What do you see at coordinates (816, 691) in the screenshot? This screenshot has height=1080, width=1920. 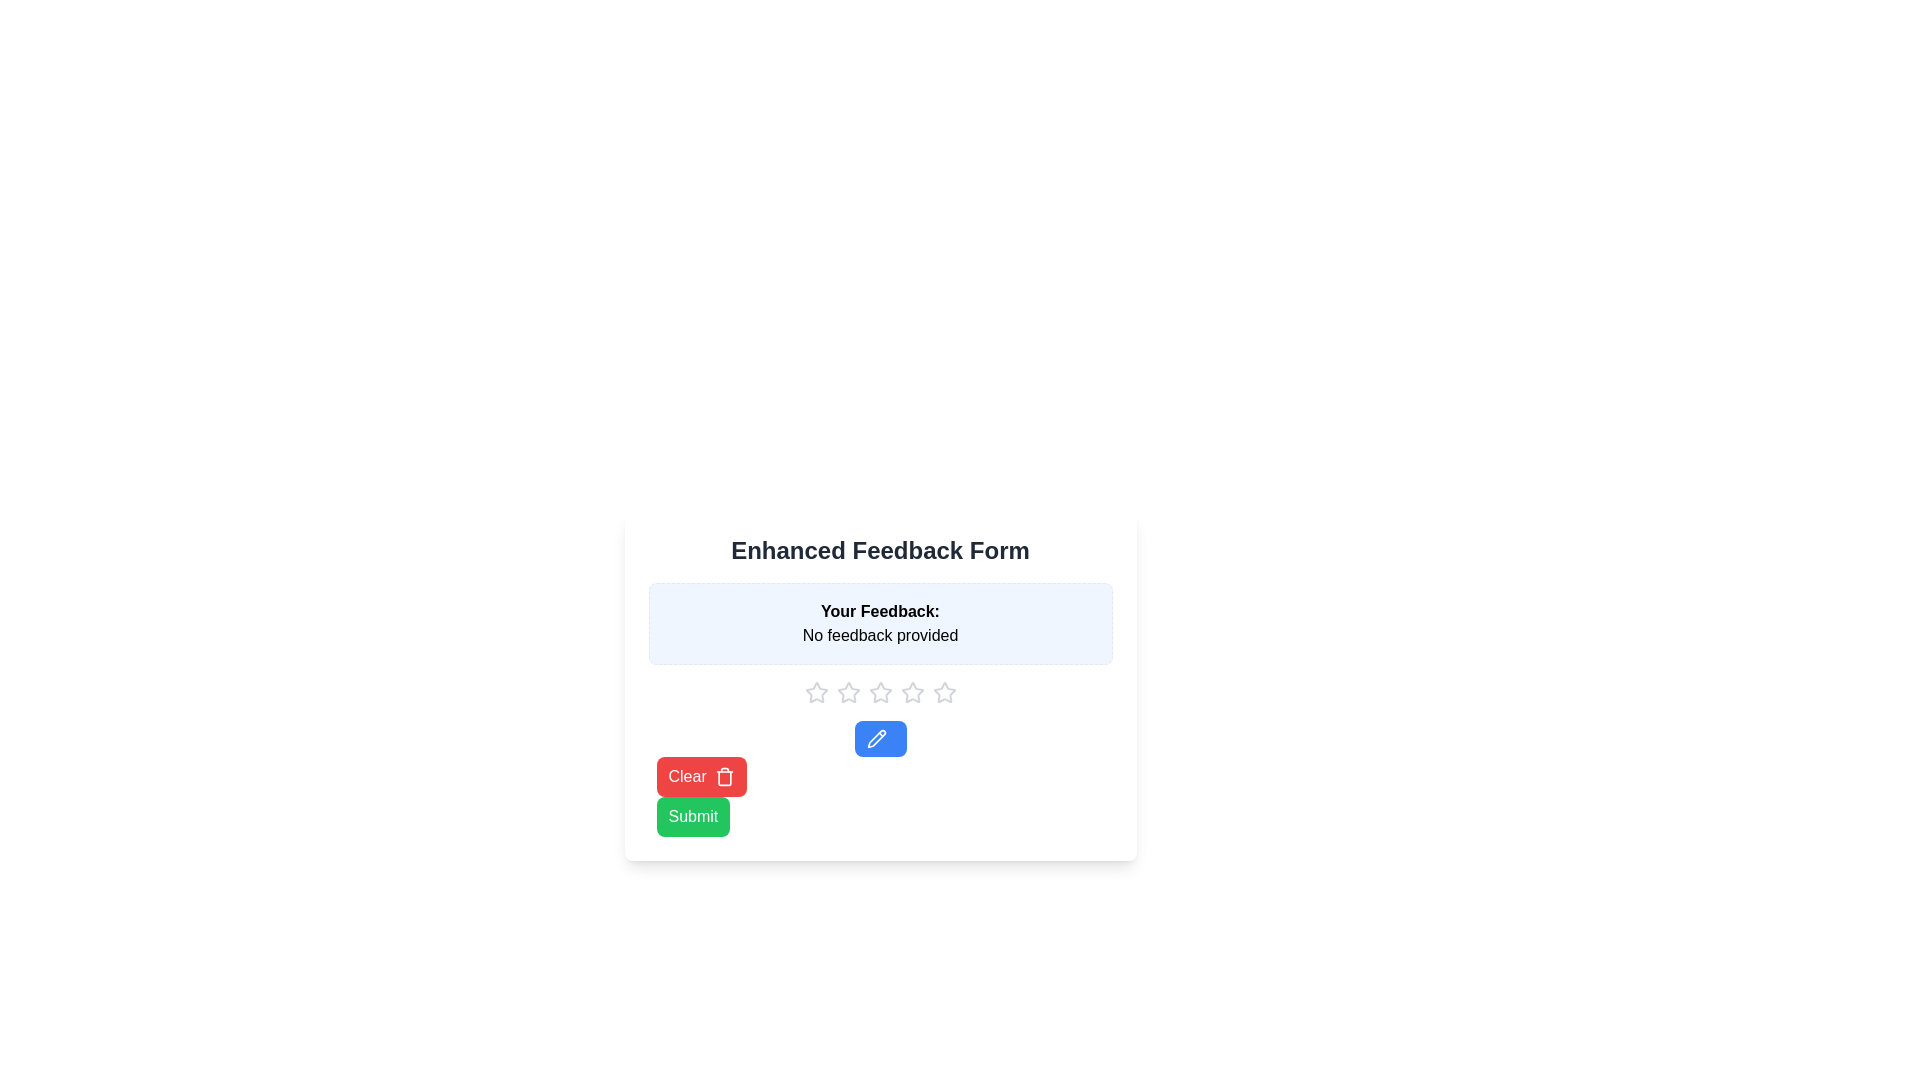 I see `the leftmost star rating icon to provide feedback in the rating system located below the 'Your Feedback: No feedback provided' section` at bounding box center [816, 691].